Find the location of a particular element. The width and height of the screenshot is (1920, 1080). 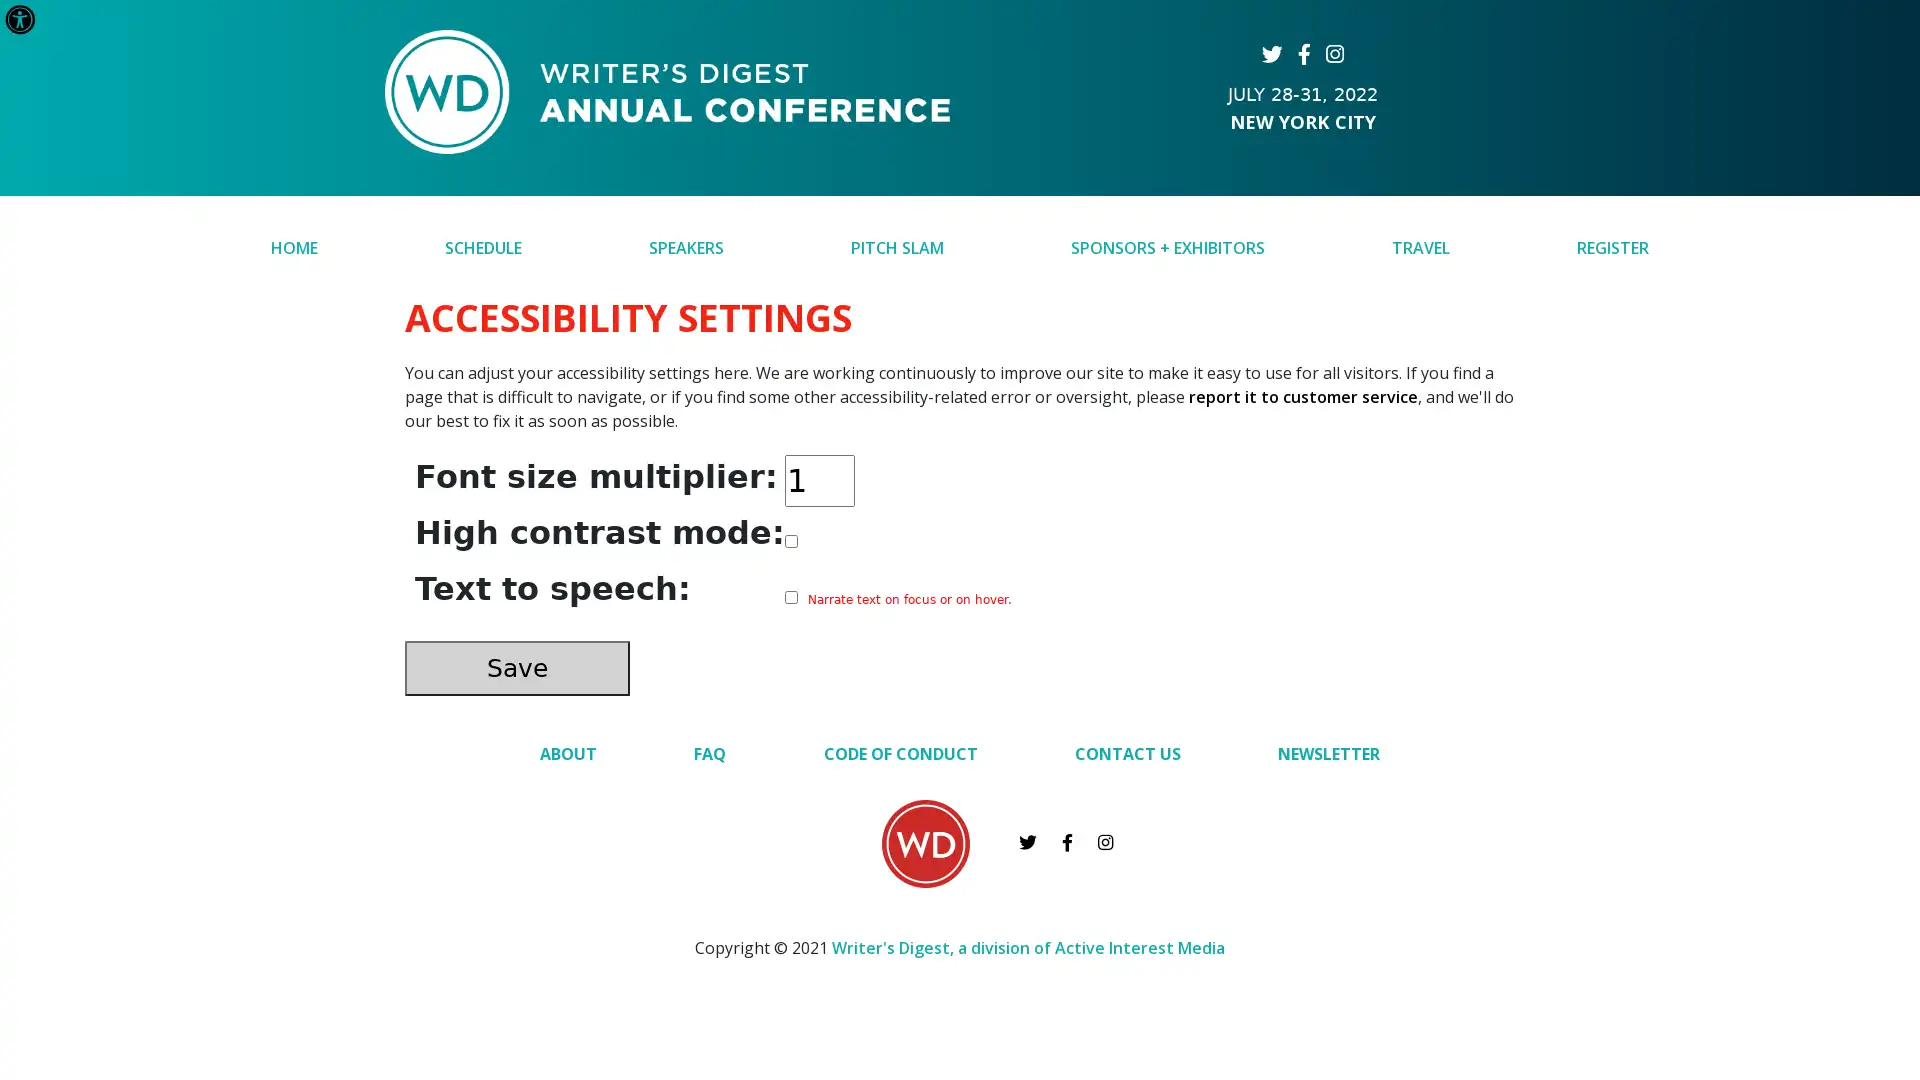

Save is located at coordinates (517, 667).